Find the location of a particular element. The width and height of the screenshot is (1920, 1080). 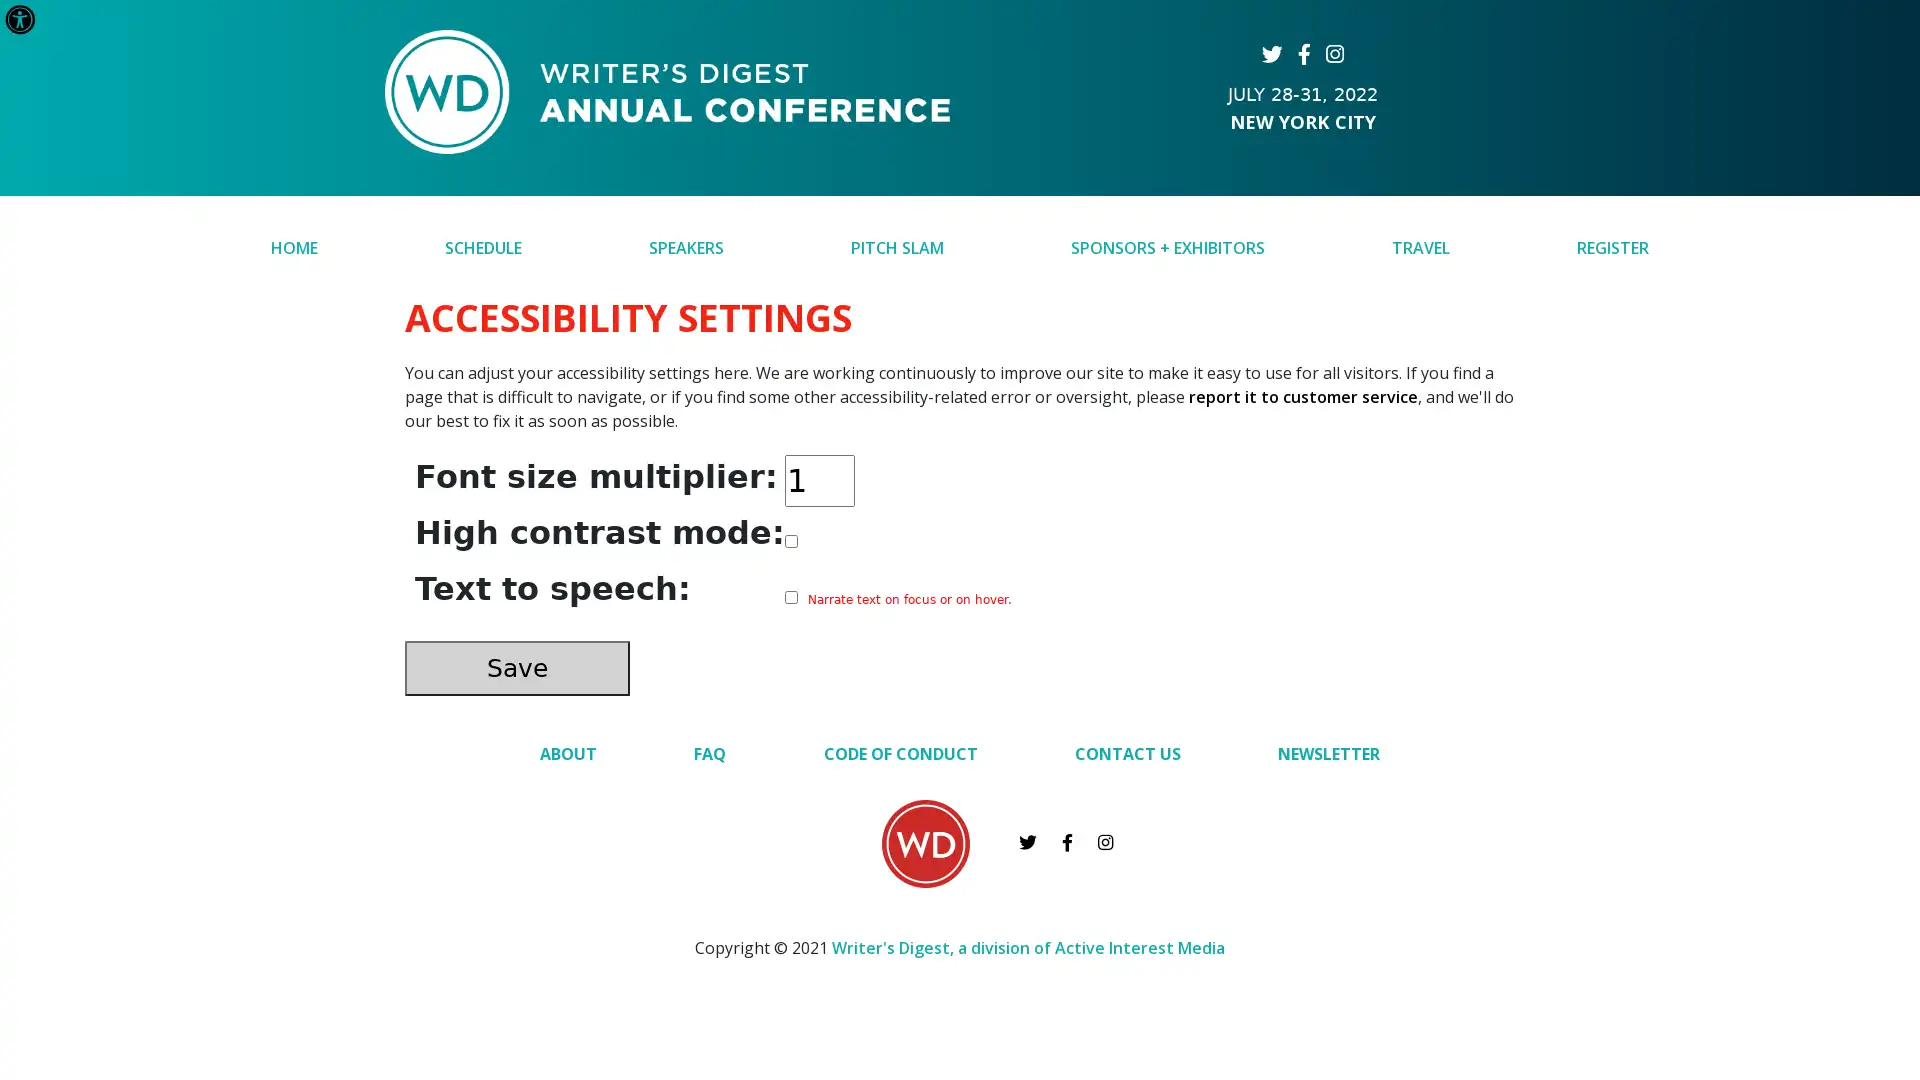

Save is located at coordinates (517, 667).